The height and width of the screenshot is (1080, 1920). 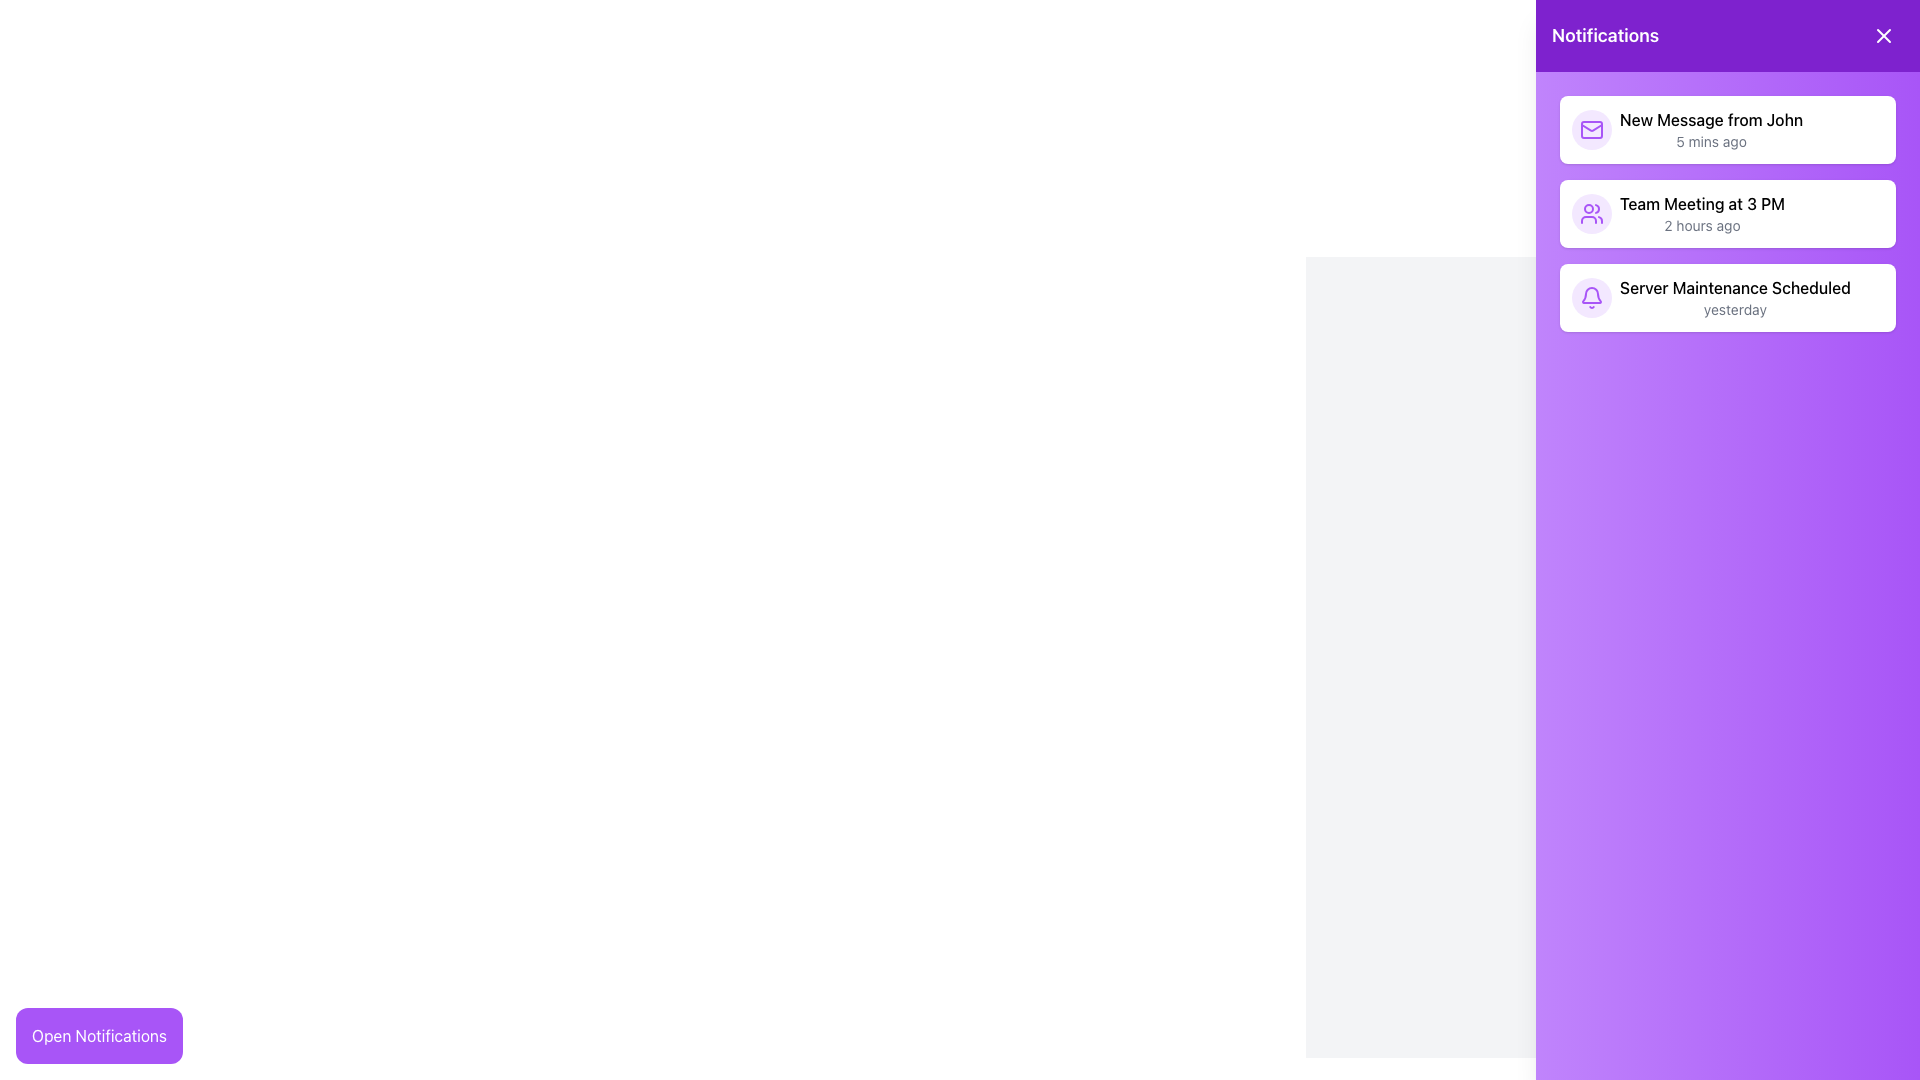 I want to click on the purple SVG icon of two stylized human figures located in the second notification entry under the 'Notifications' sidebar, adjacent to the text 'Team Meeting at 3 PM', so click(x=1591, y=213).